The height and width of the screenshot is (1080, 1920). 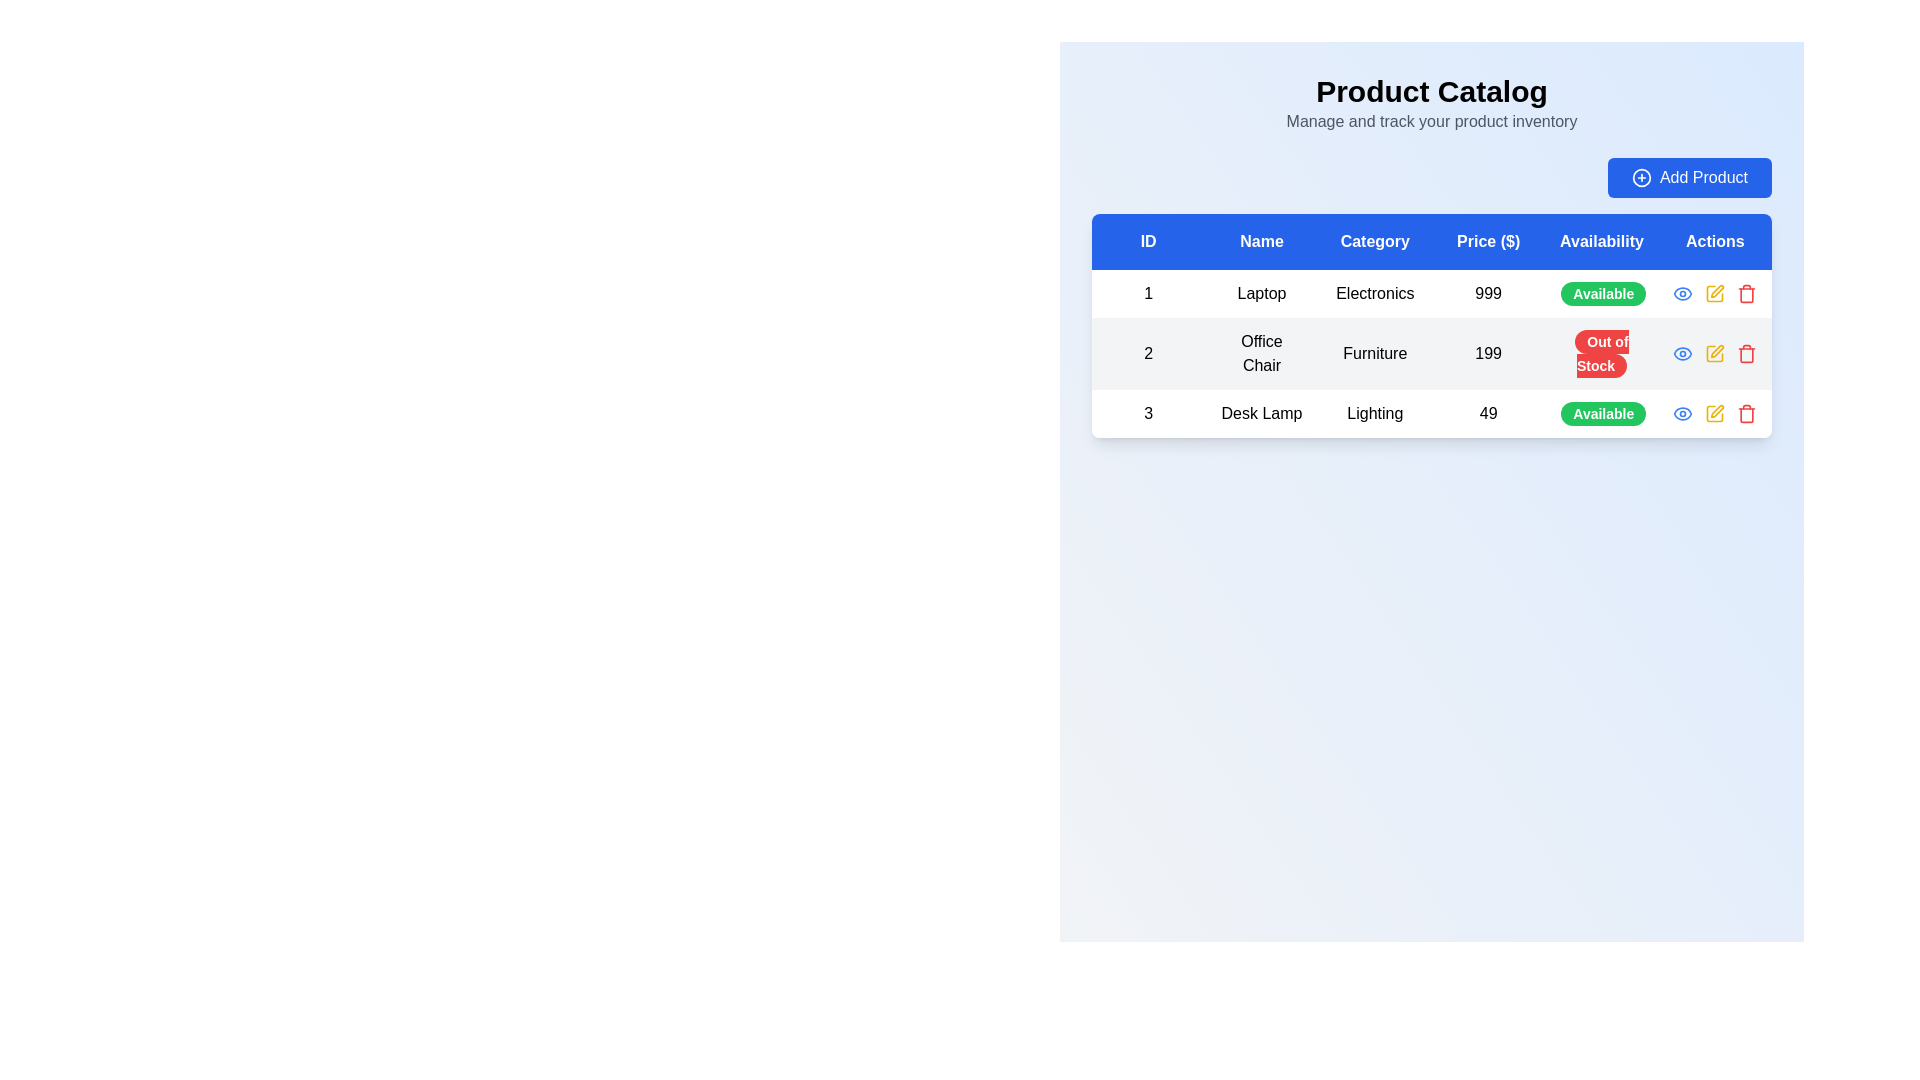 What do you see at coordinates (1602, 293) in the screenshot?
I see `text from the availability badge located in the fifth column of the first row for the item labeled 'Laptop'` at bounding box center [1602, 293].